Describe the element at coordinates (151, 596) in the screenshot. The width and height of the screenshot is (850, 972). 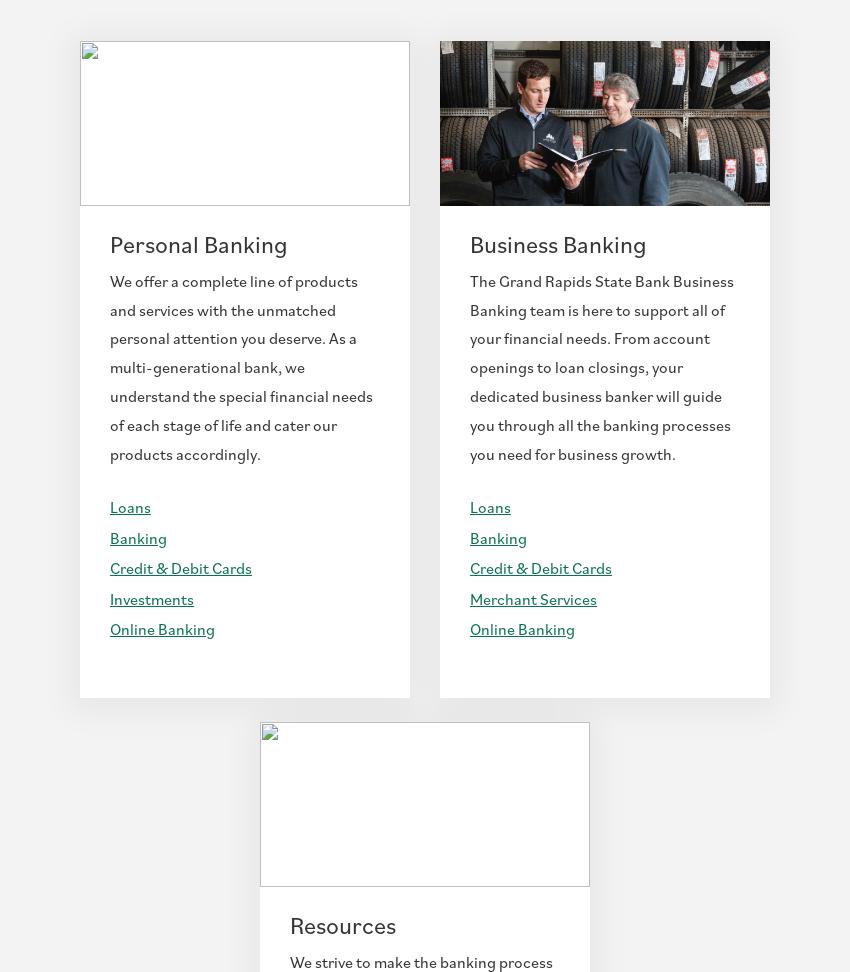
I see `'Investments'` at that location.